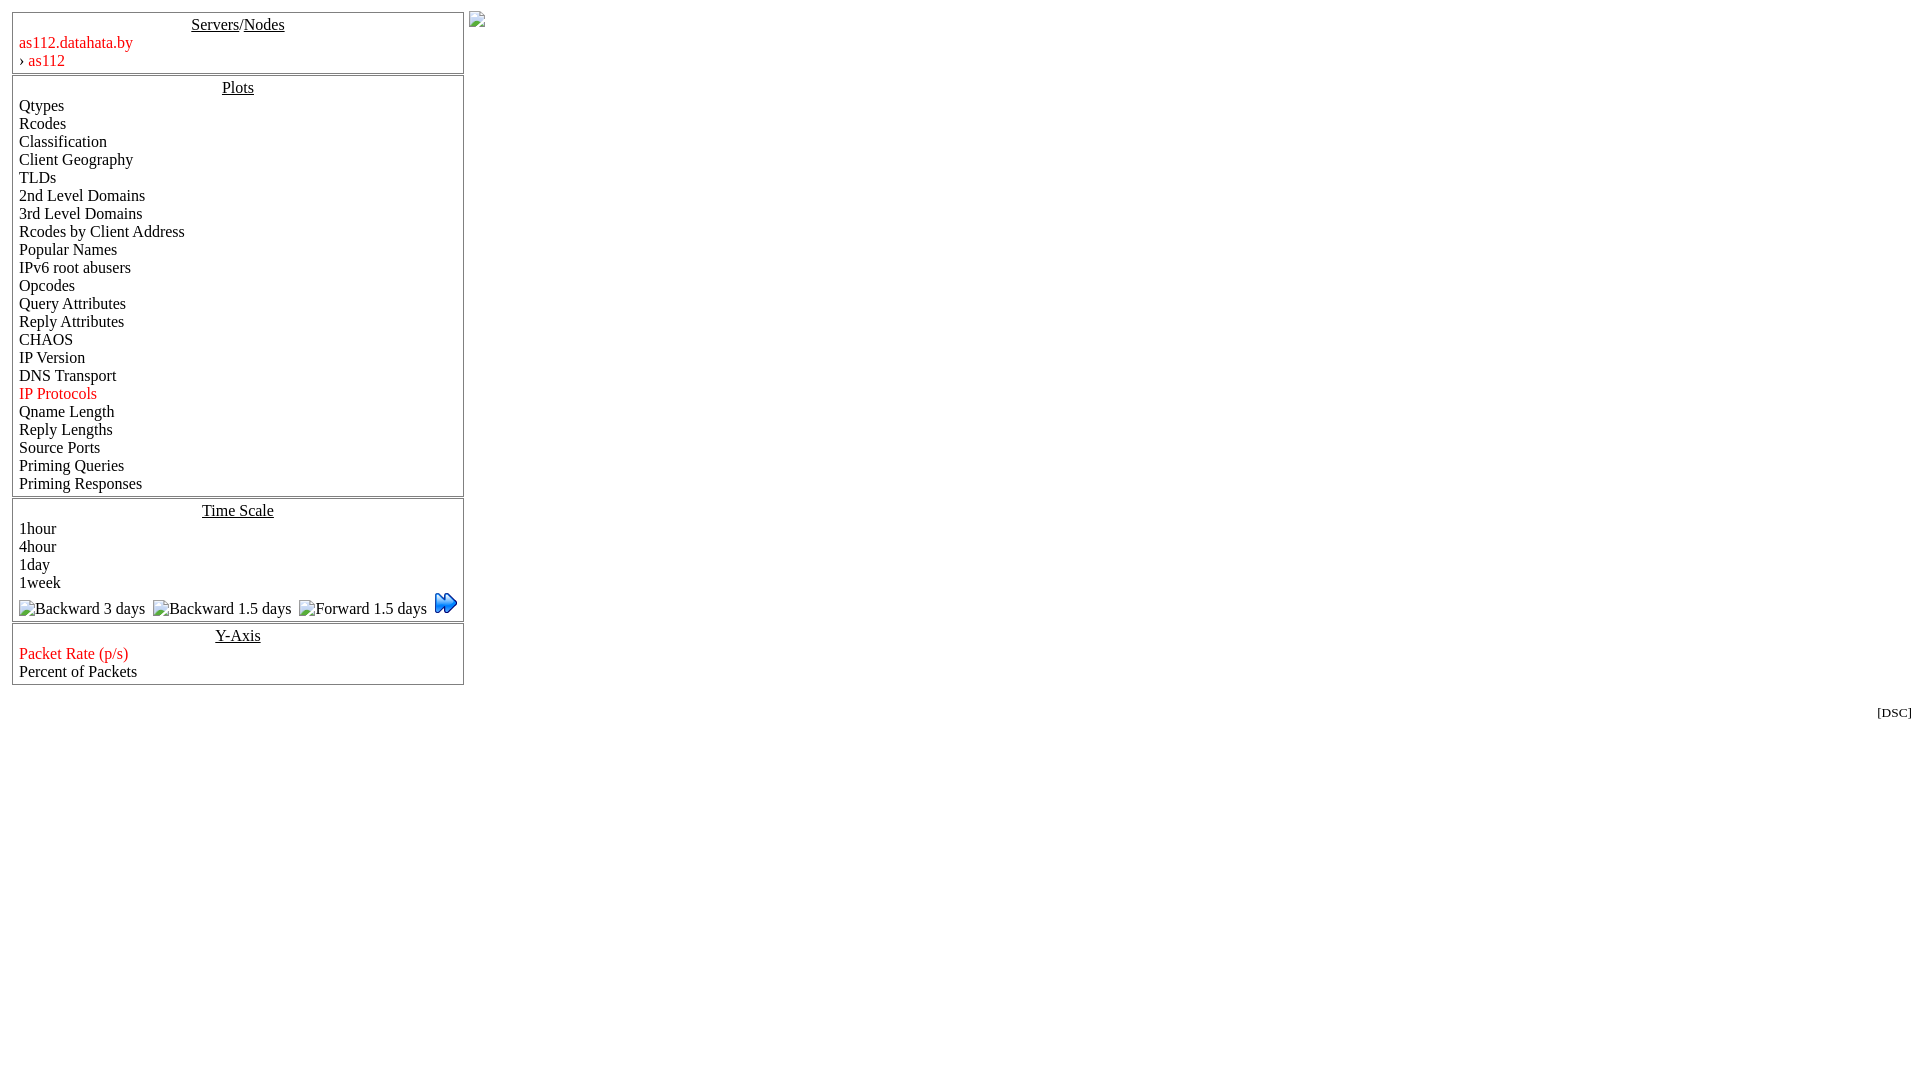 The height and width of the screenshot is (1080, 1920). I want to click on '1hour', so click(37, 527).